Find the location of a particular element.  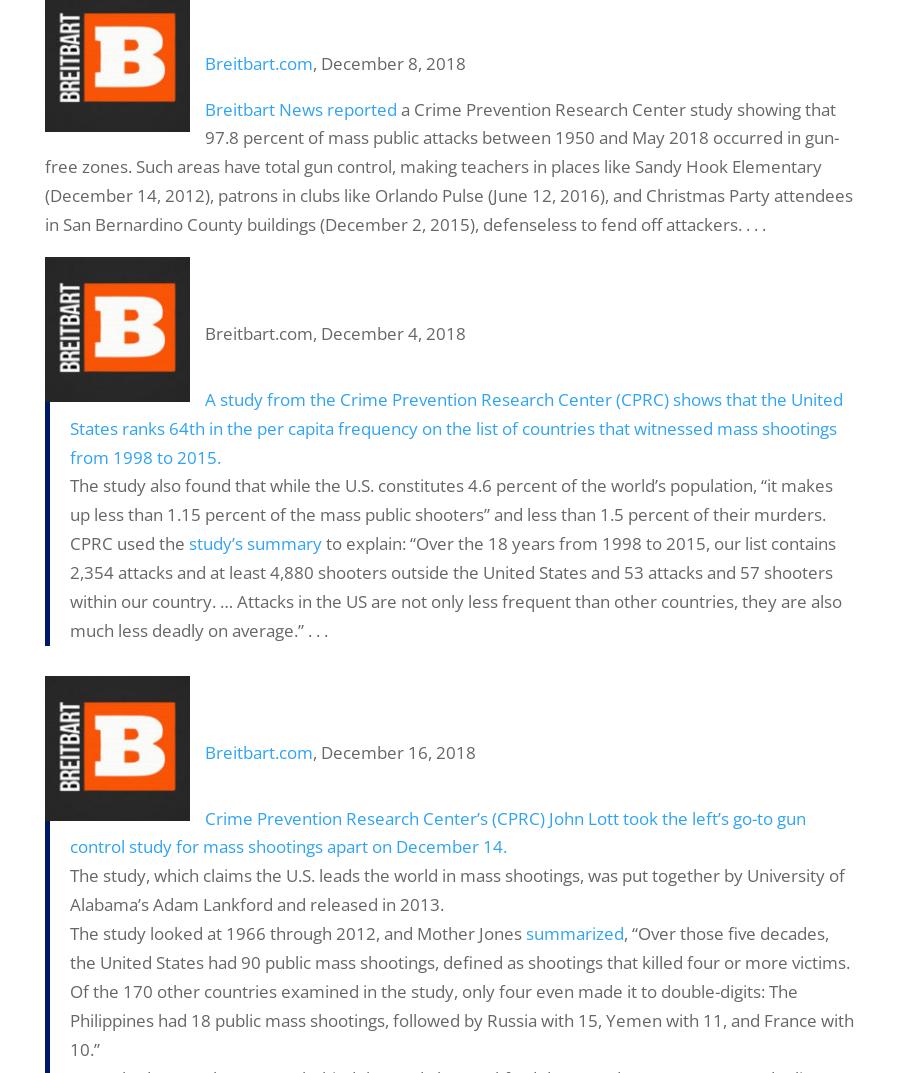

', “Over those five decades, the United States had 90 public mass shootings, defined as shootings that killed four or more victims. Of the 170 other countries examined in the study, only four even made it to double-digits: The Philippines had 18 public mass shootings, followed by Russia with 15, Yemen with 11, and France with 10.”' is located at coordinates (69, 990).